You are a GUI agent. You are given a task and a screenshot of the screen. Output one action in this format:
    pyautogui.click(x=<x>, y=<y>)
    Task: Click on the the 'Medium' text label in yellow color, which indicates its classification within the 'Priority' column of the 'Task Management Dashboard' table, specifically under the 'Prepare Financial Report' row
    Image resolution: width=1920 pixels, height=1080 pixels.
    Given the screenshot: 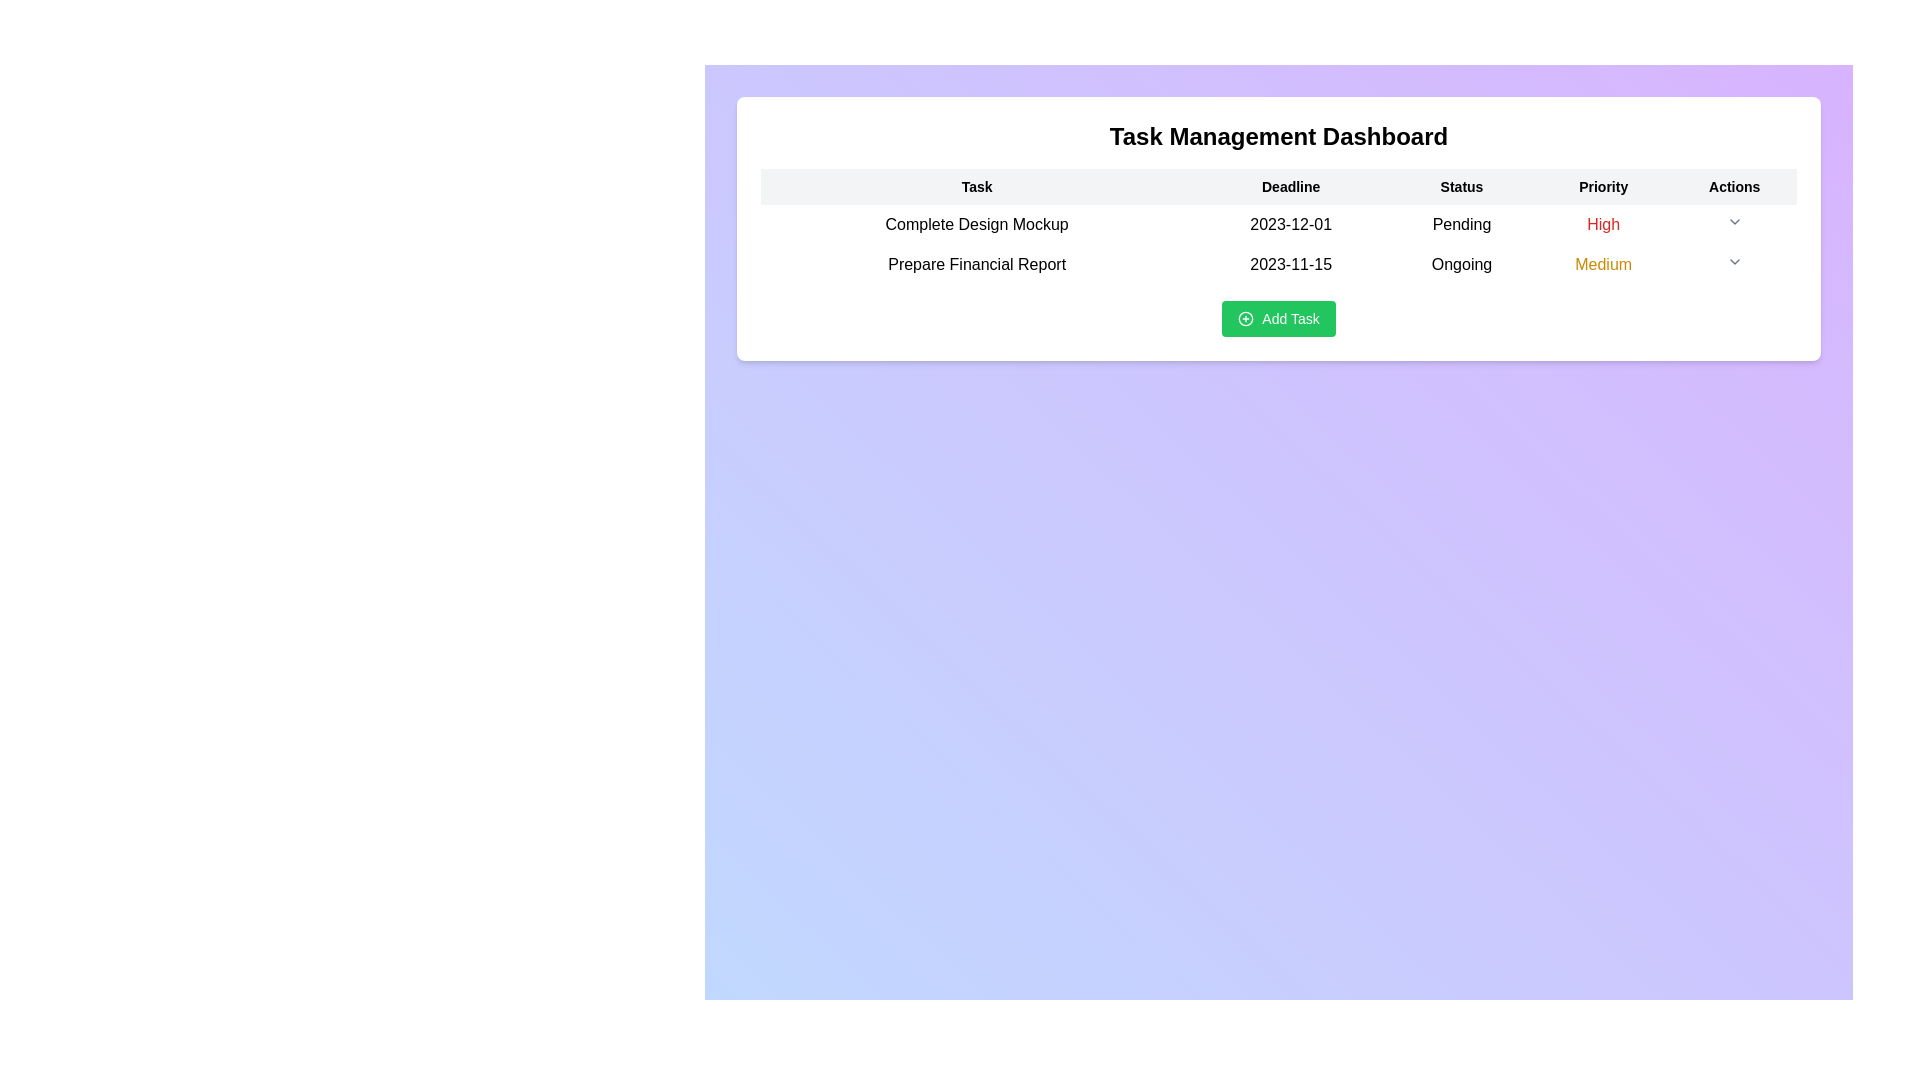 What is the action you would take?
    pyautogui.click(x=1603, y=264)
    